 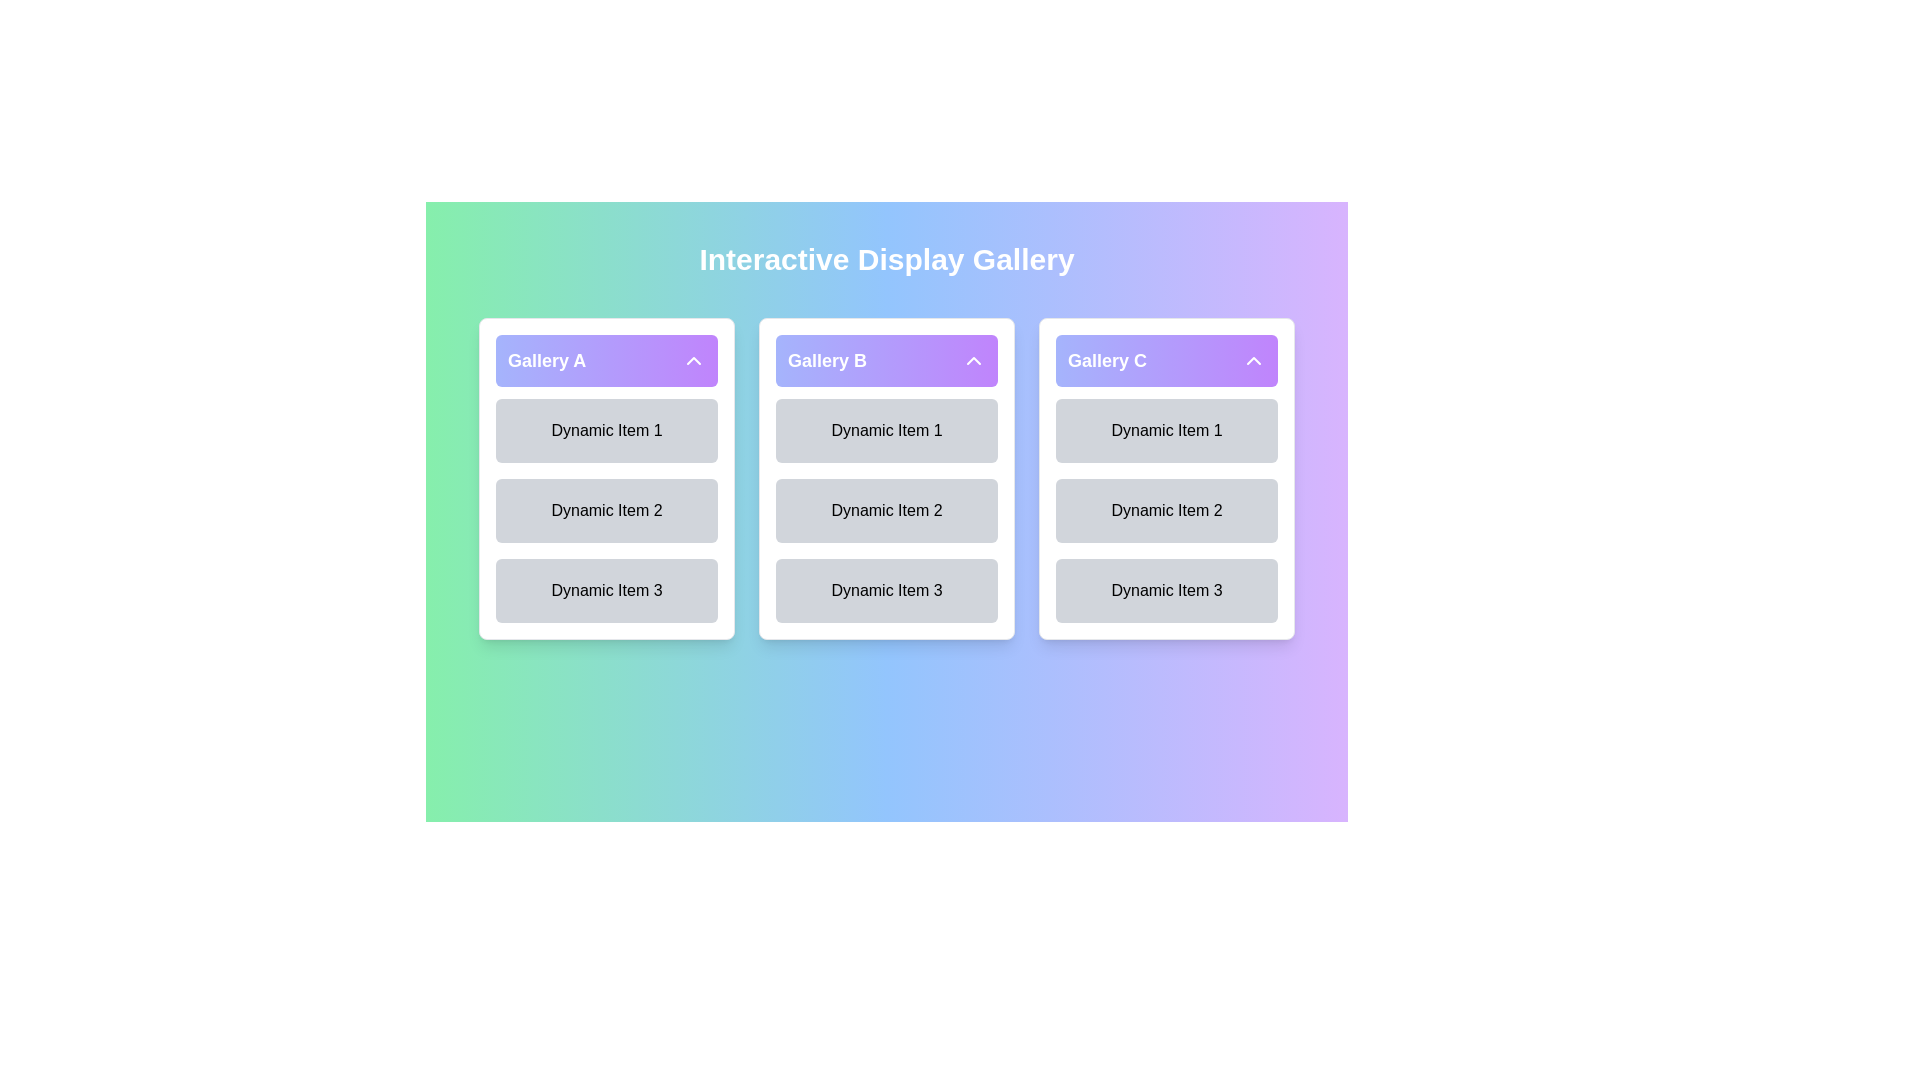 I want to click on the second block labeled 'Dynamic Item 2' within the 'Gallery A' card, which is part of a vertically stacked layout on the left side of the interface, so click(x=605, y=478).